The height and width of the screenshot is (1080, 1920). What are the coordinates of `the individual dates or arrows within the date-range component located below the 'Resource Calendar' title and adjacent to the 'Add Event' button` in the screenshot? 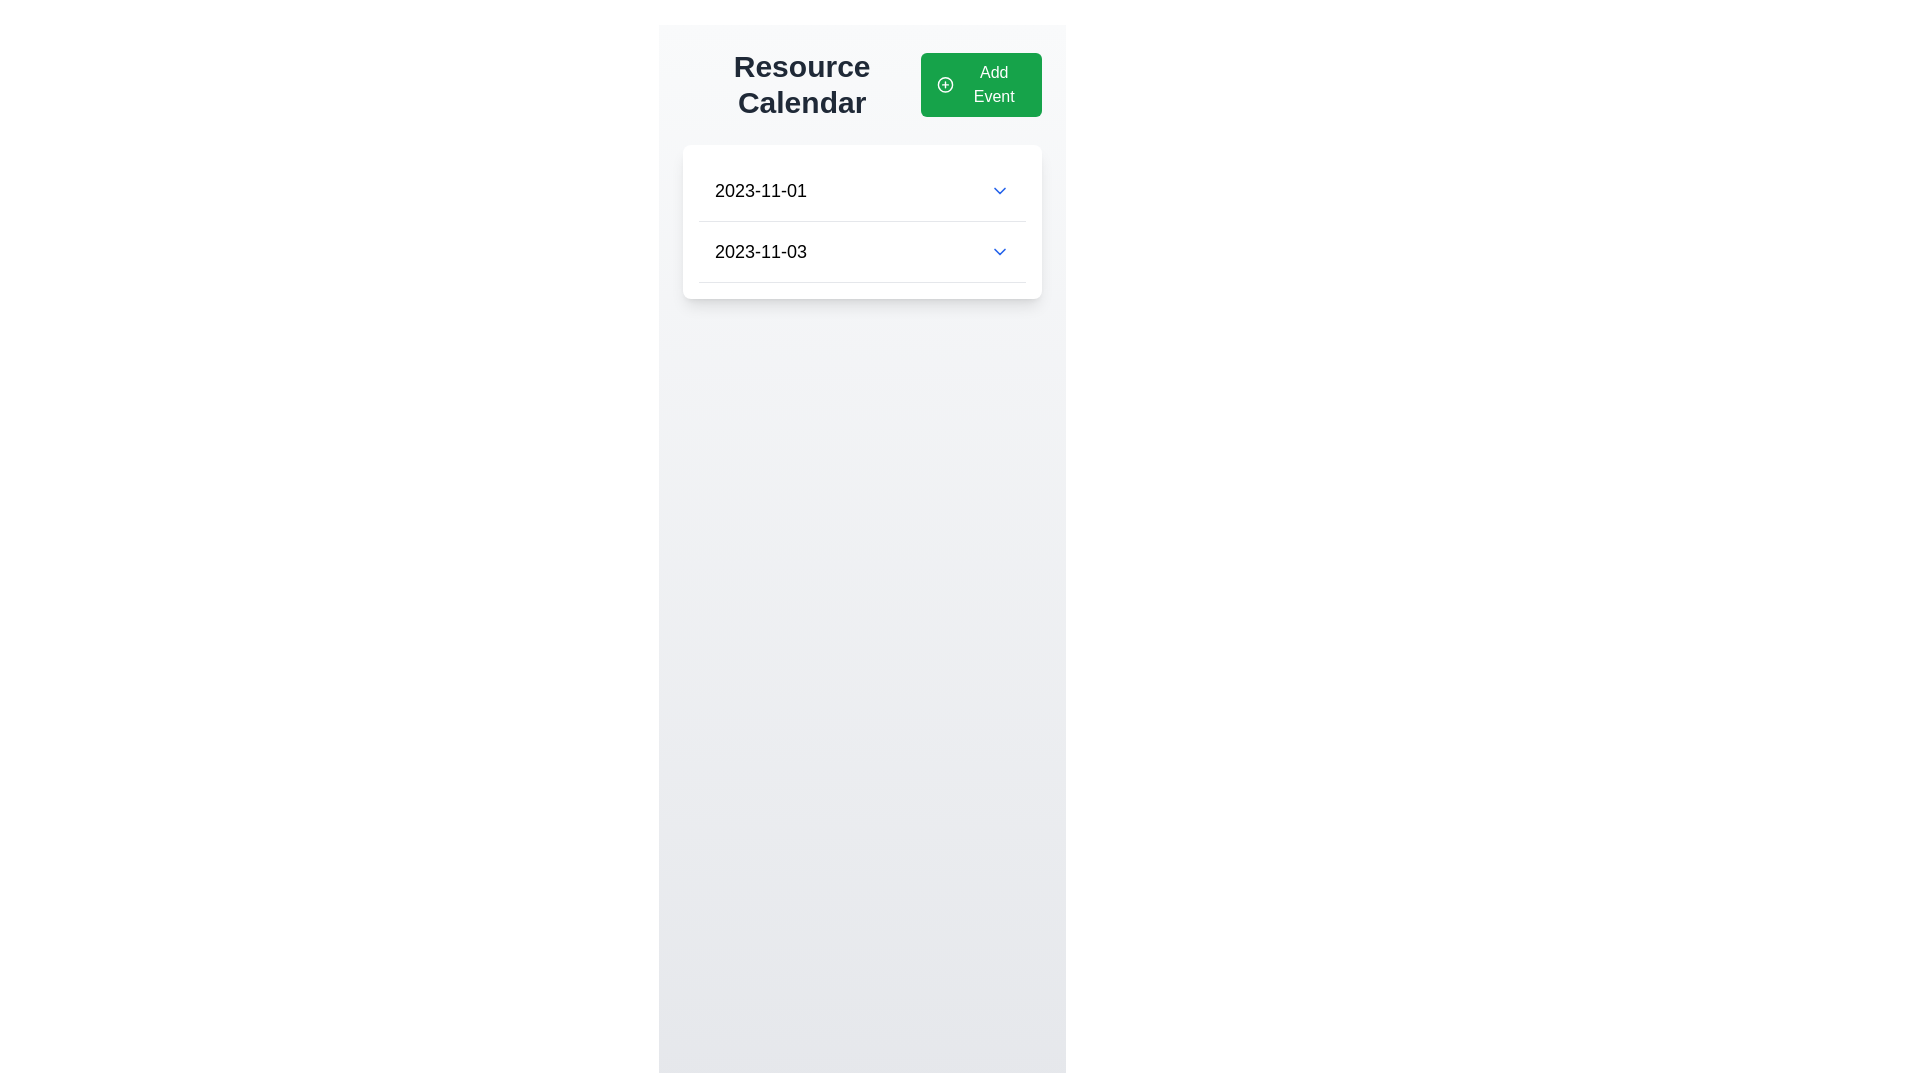 It's located at (862, 222).